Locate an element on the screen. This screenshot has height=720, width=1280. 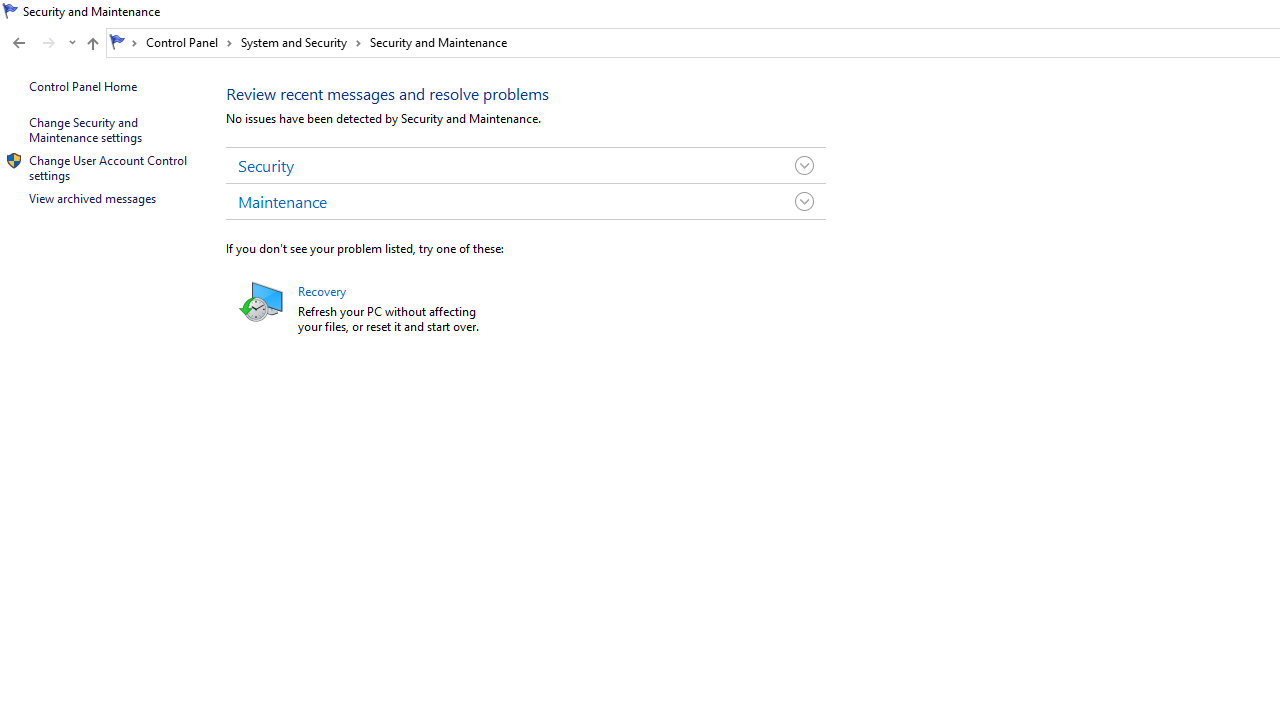
'Change User Account Control settings' is located at coordinates (108, 166).